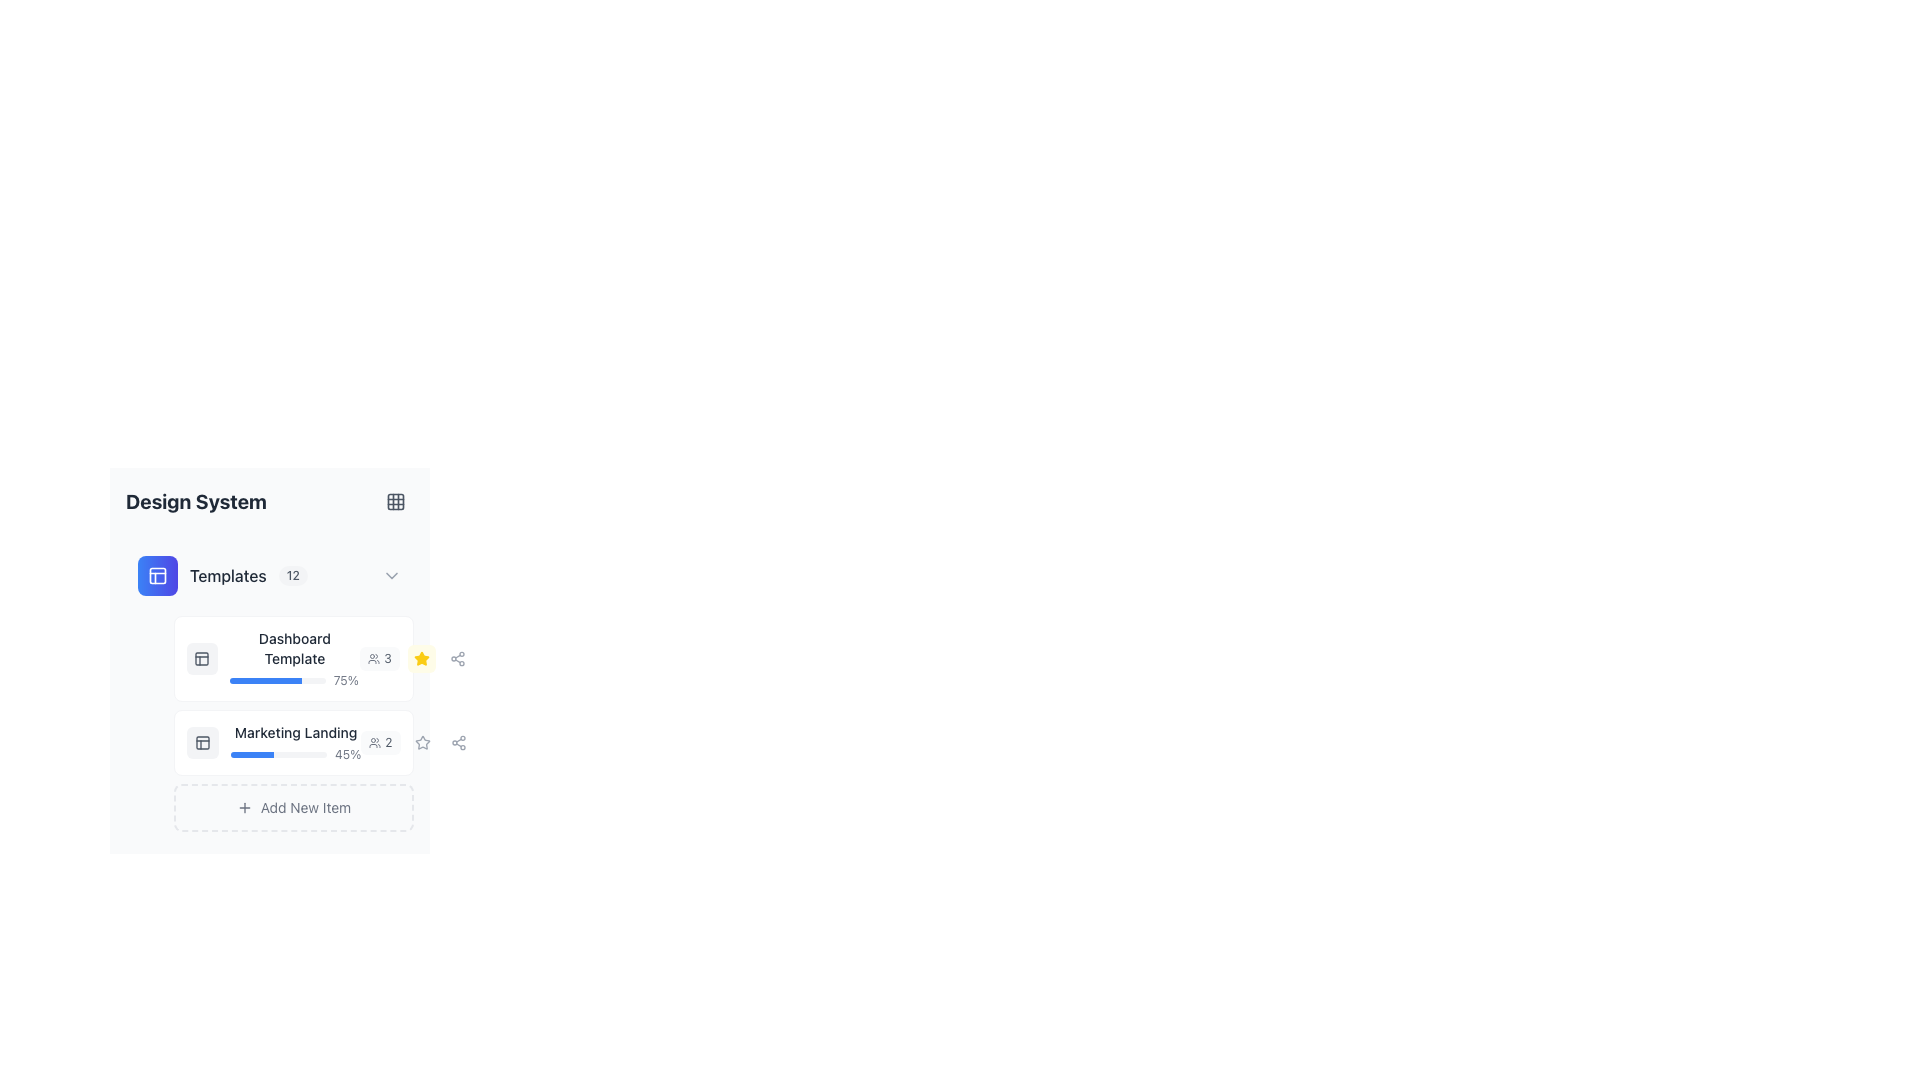 Image resolution: width=1920 pixels, height=1080 pixels. Describe the element at coordinates (202, 659) in the screenshot. I see `the SVG icon resembling a window, which is embedded in a rounded rectangular button located near the top-left corner of the template details subpanel` at that location.